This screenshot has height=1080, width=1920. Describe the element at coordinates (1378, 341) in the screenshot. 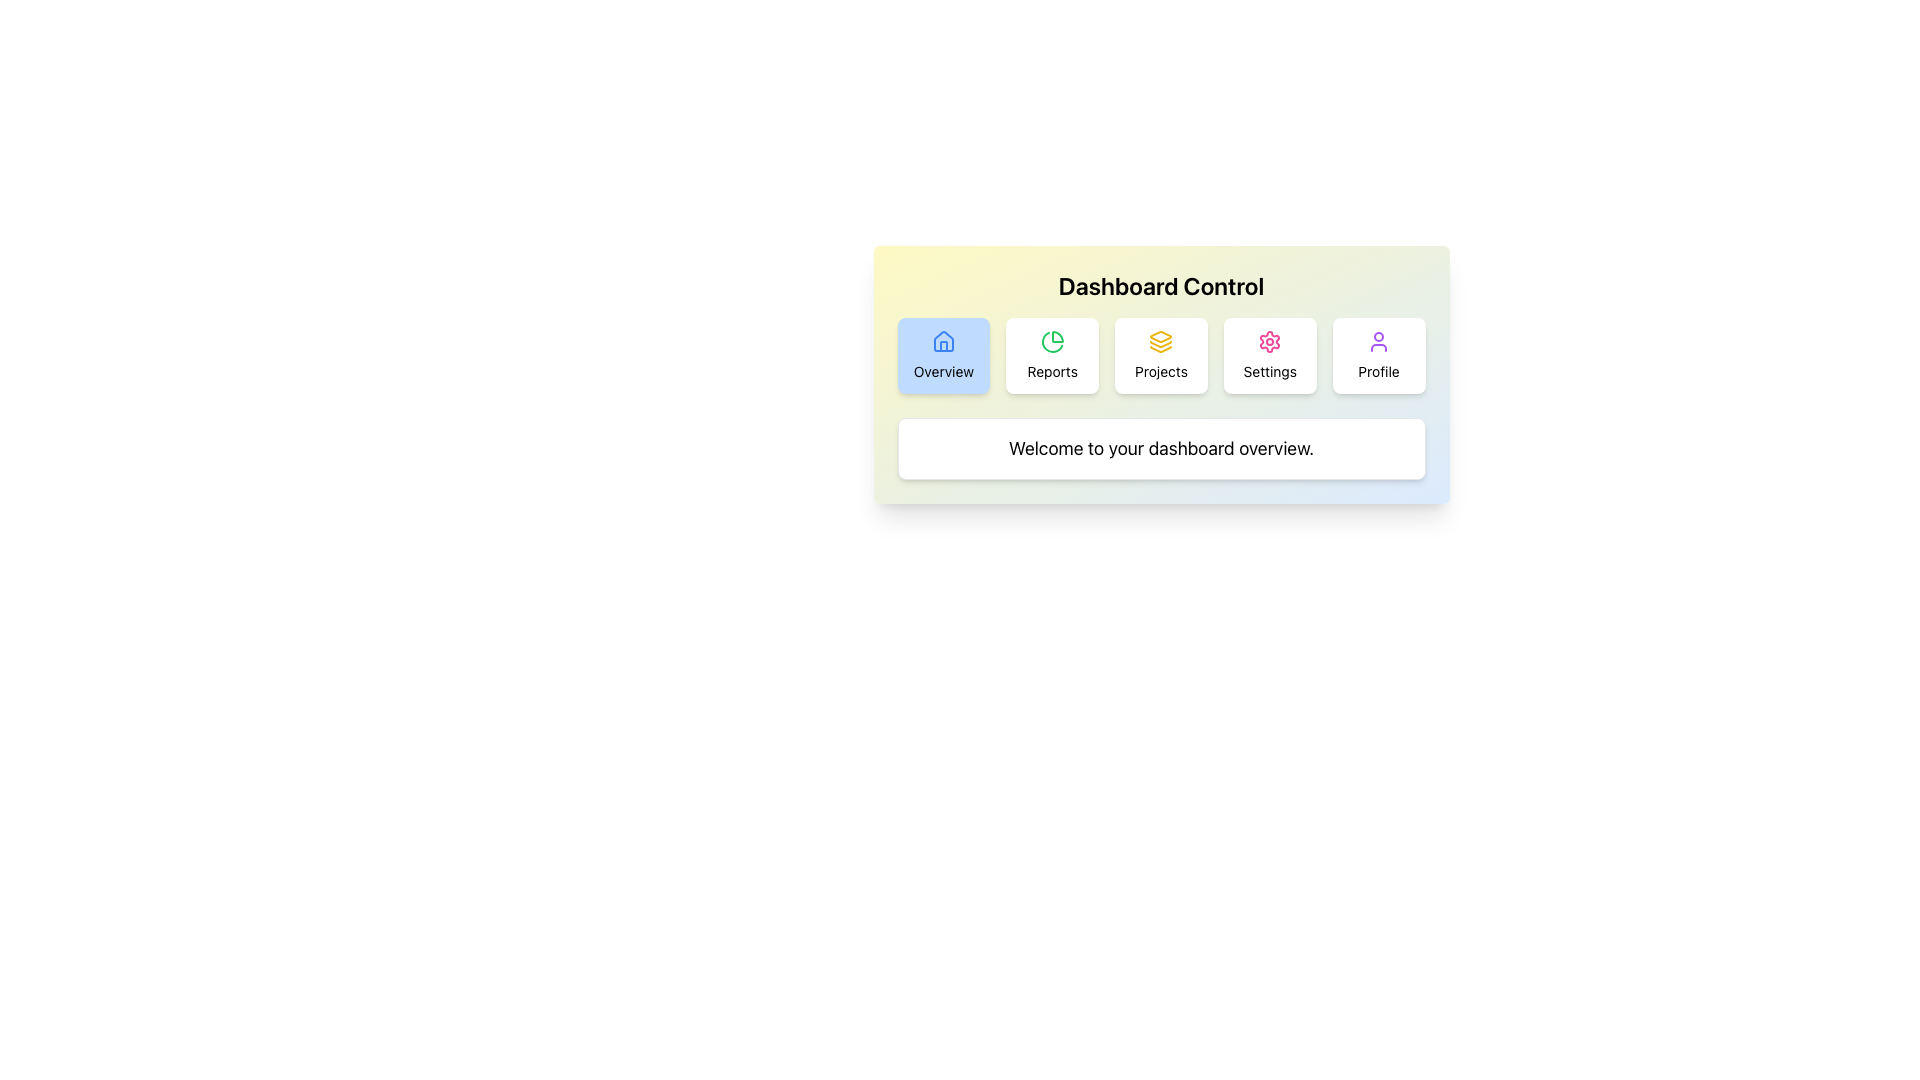

I see `the user profile icon located in the bottom-right corner of the profile card section on the dashboard interface` at that location.